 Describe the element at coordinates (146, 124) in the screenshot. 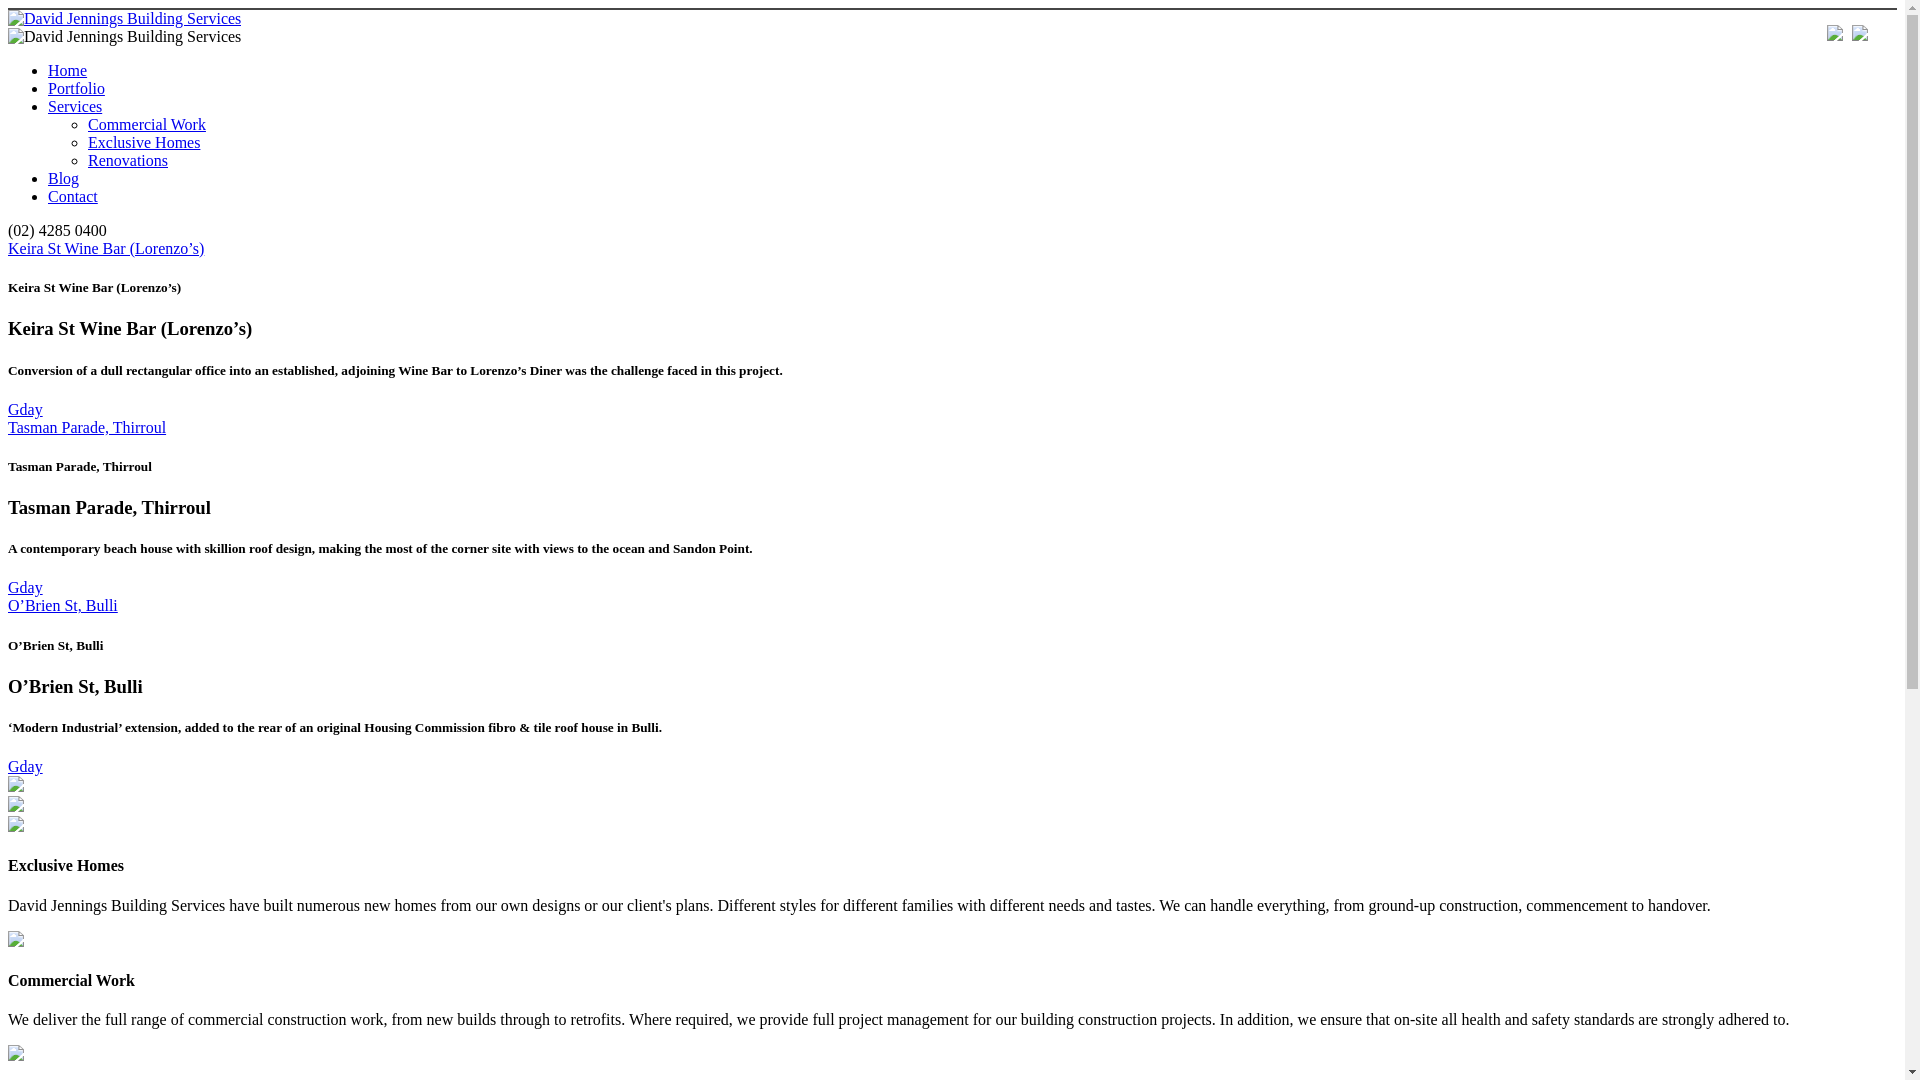

I see `'Commercial Work'` at that location.